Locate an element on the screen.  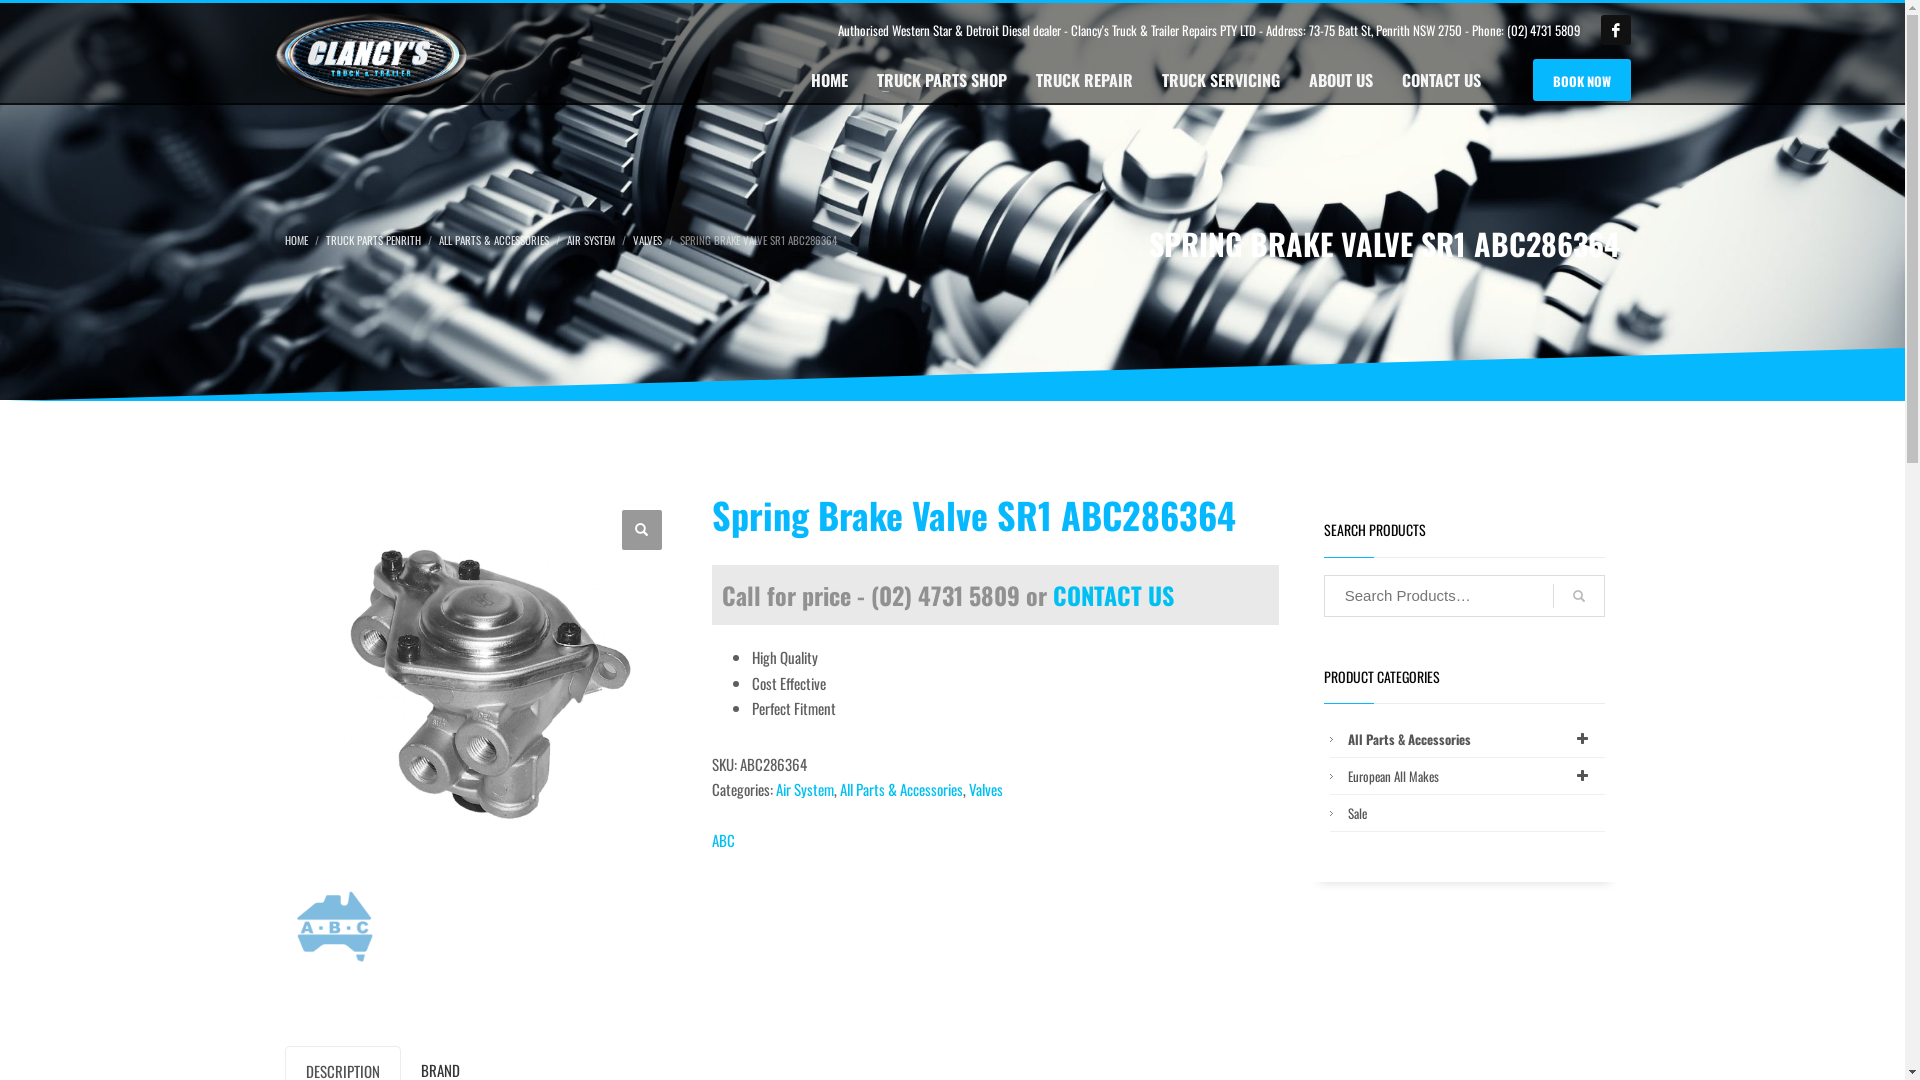
'ABOUT US' is located at coordinates (1340, 79).